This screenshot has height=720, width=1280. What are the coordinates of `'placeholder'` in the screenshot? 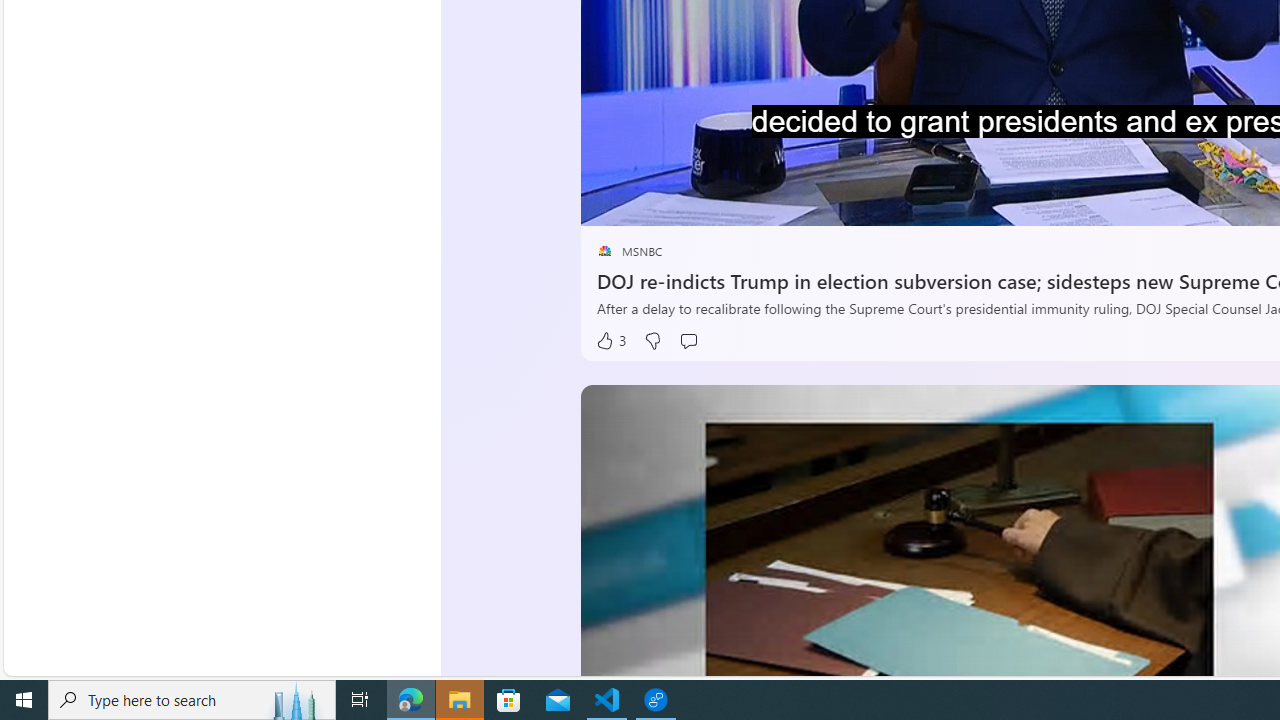 It's located at (603, 250).